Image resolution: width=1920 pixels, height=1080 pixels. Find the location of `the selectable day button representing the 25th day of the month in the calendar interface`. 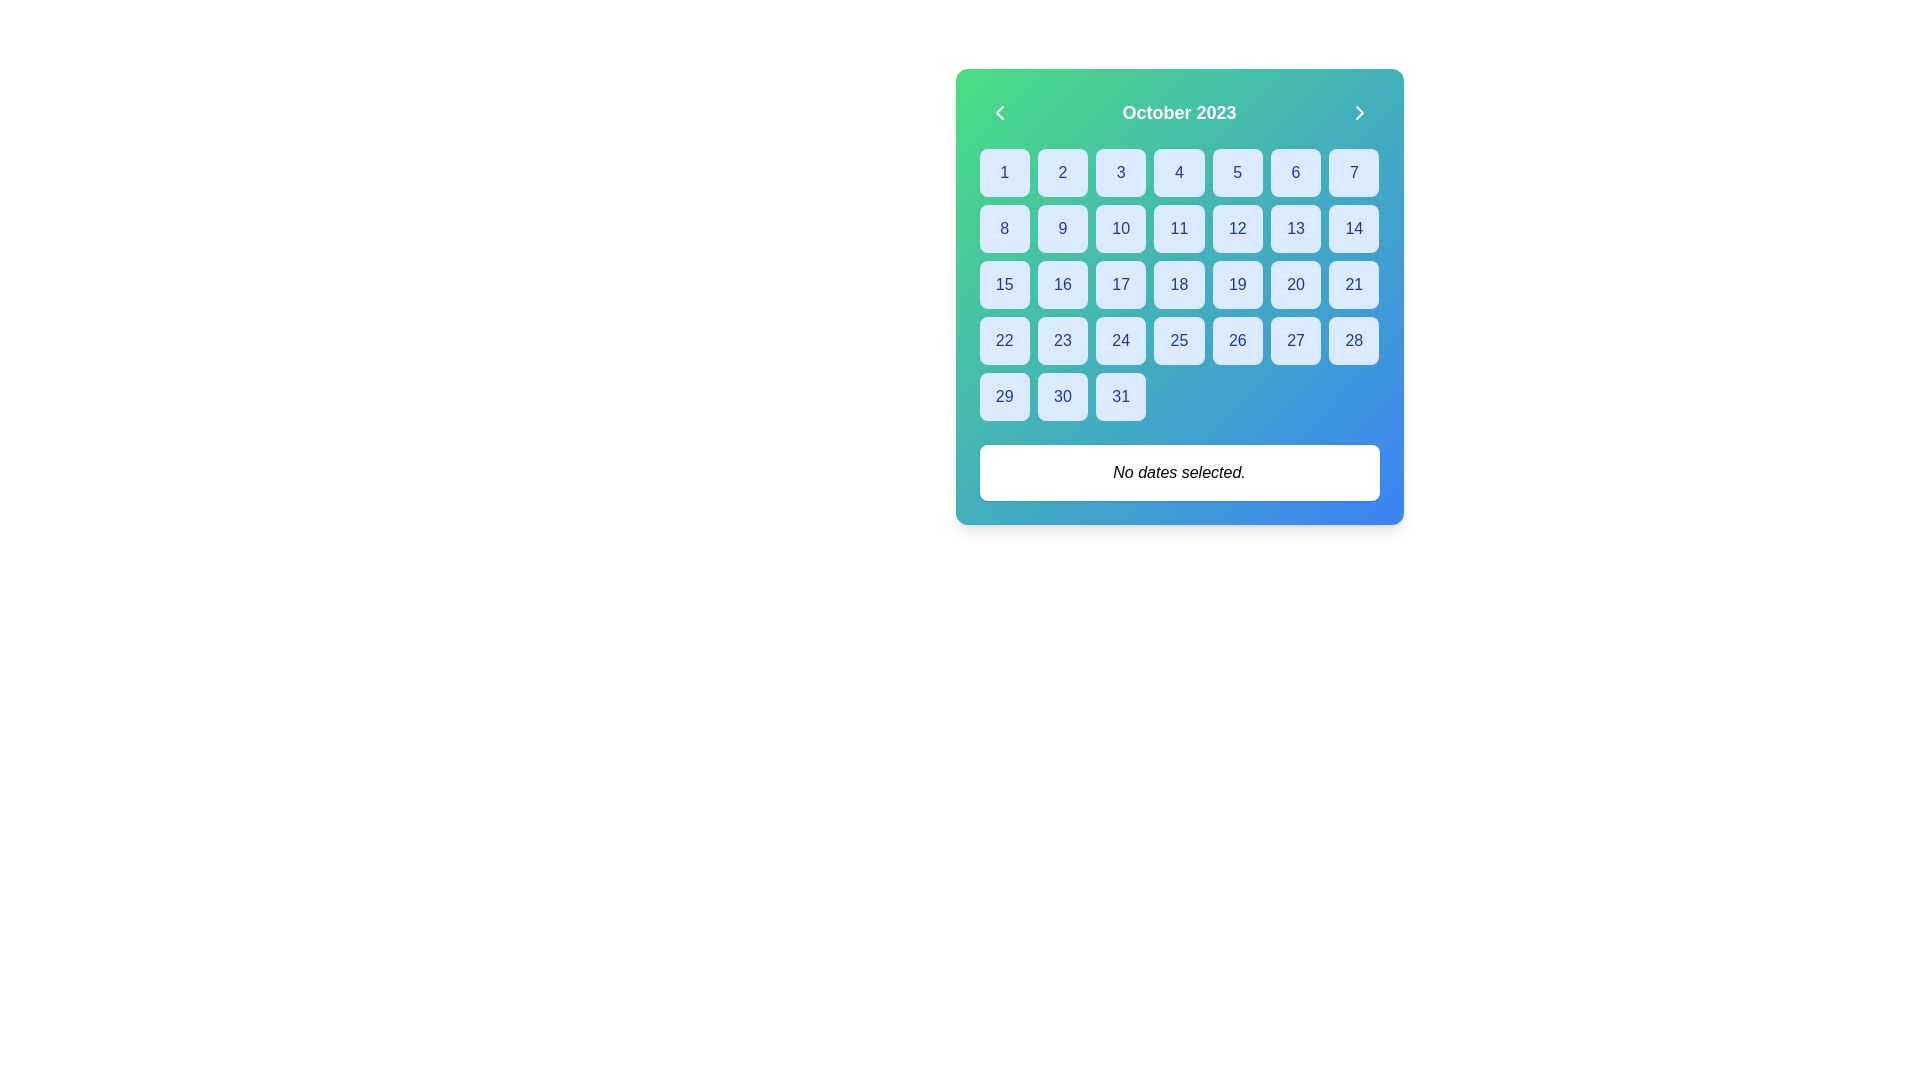

the selectable day button representing the 25th day of the month in the calendar interface is located at coordinates (1179, 339).